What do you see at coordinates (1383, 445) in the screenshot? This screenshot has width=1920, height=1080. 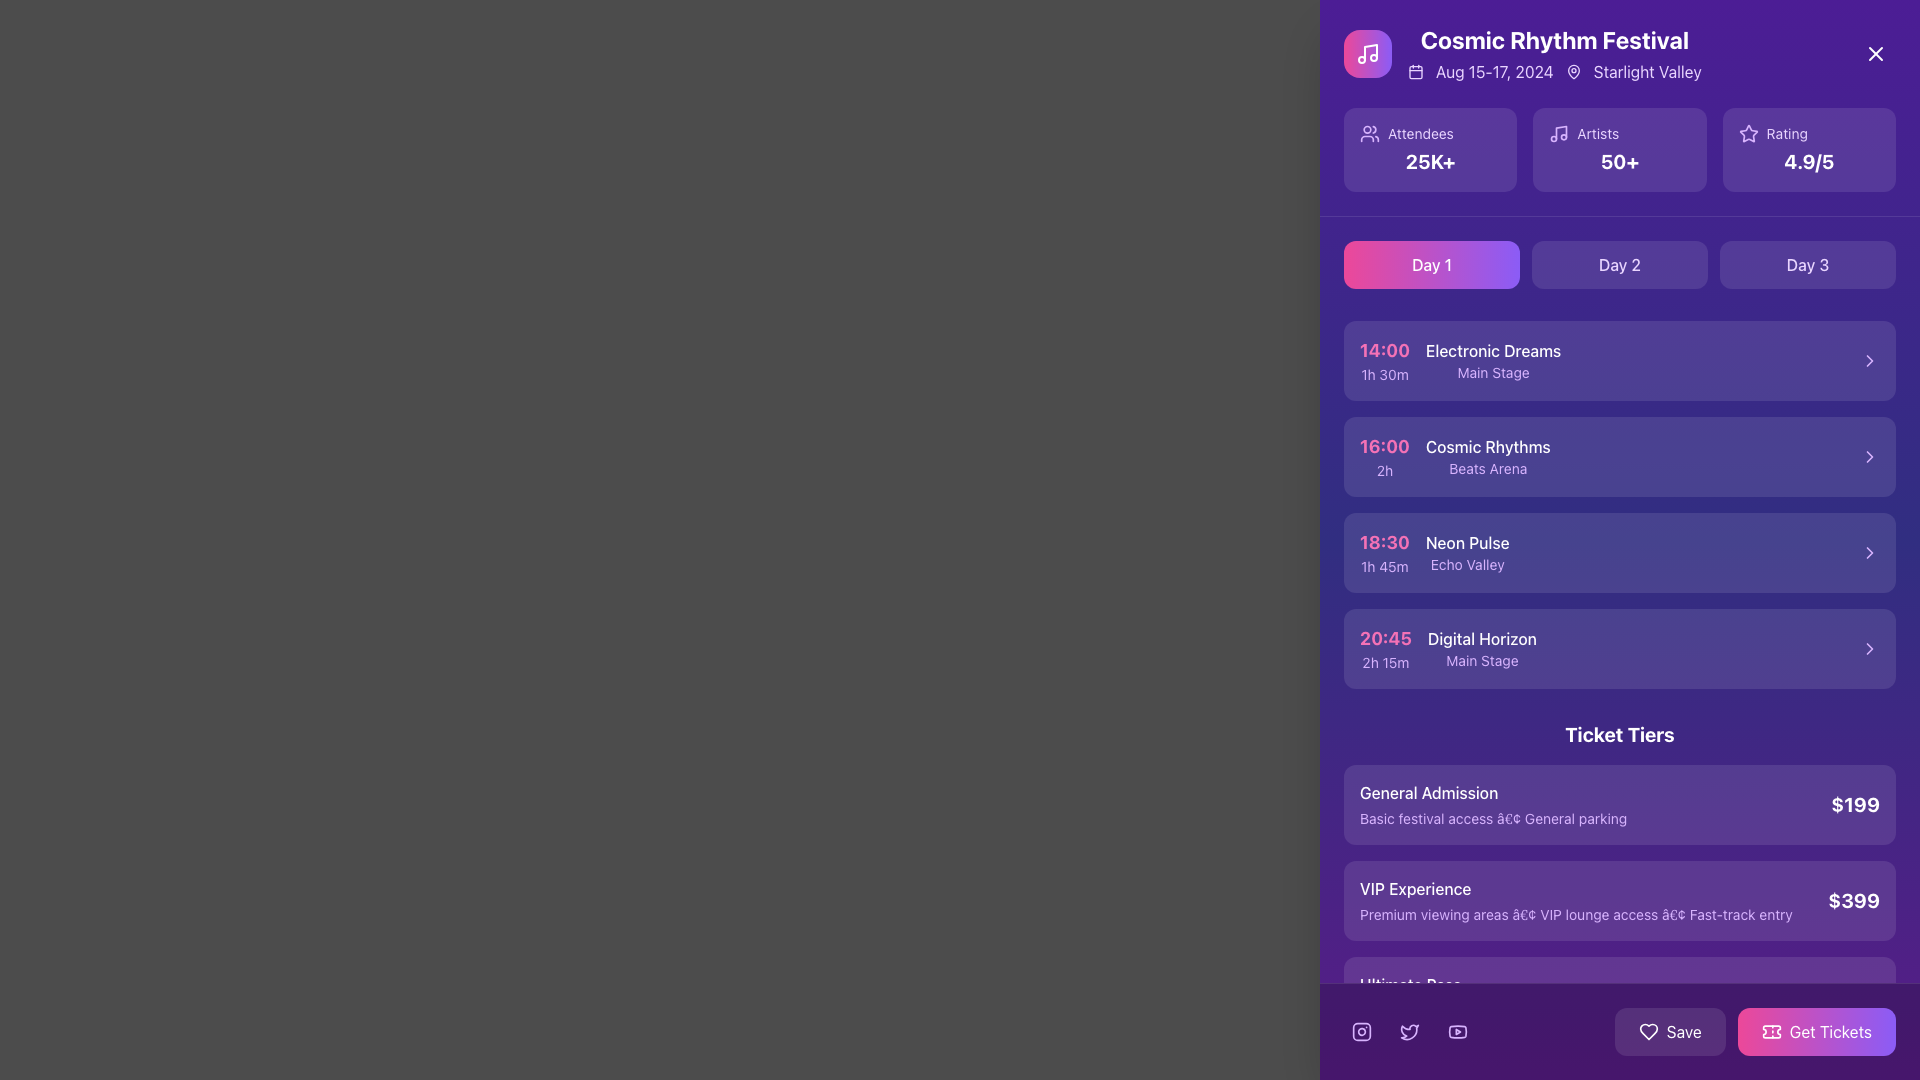 I see `time displayed on the bold pink text label showing '16:00', which is located in the middle of the events list for the music festival, positioned between '14:00 Electronic Dreams' and '18:30 Neon Pulse'` at bounding box center [1383, 445].